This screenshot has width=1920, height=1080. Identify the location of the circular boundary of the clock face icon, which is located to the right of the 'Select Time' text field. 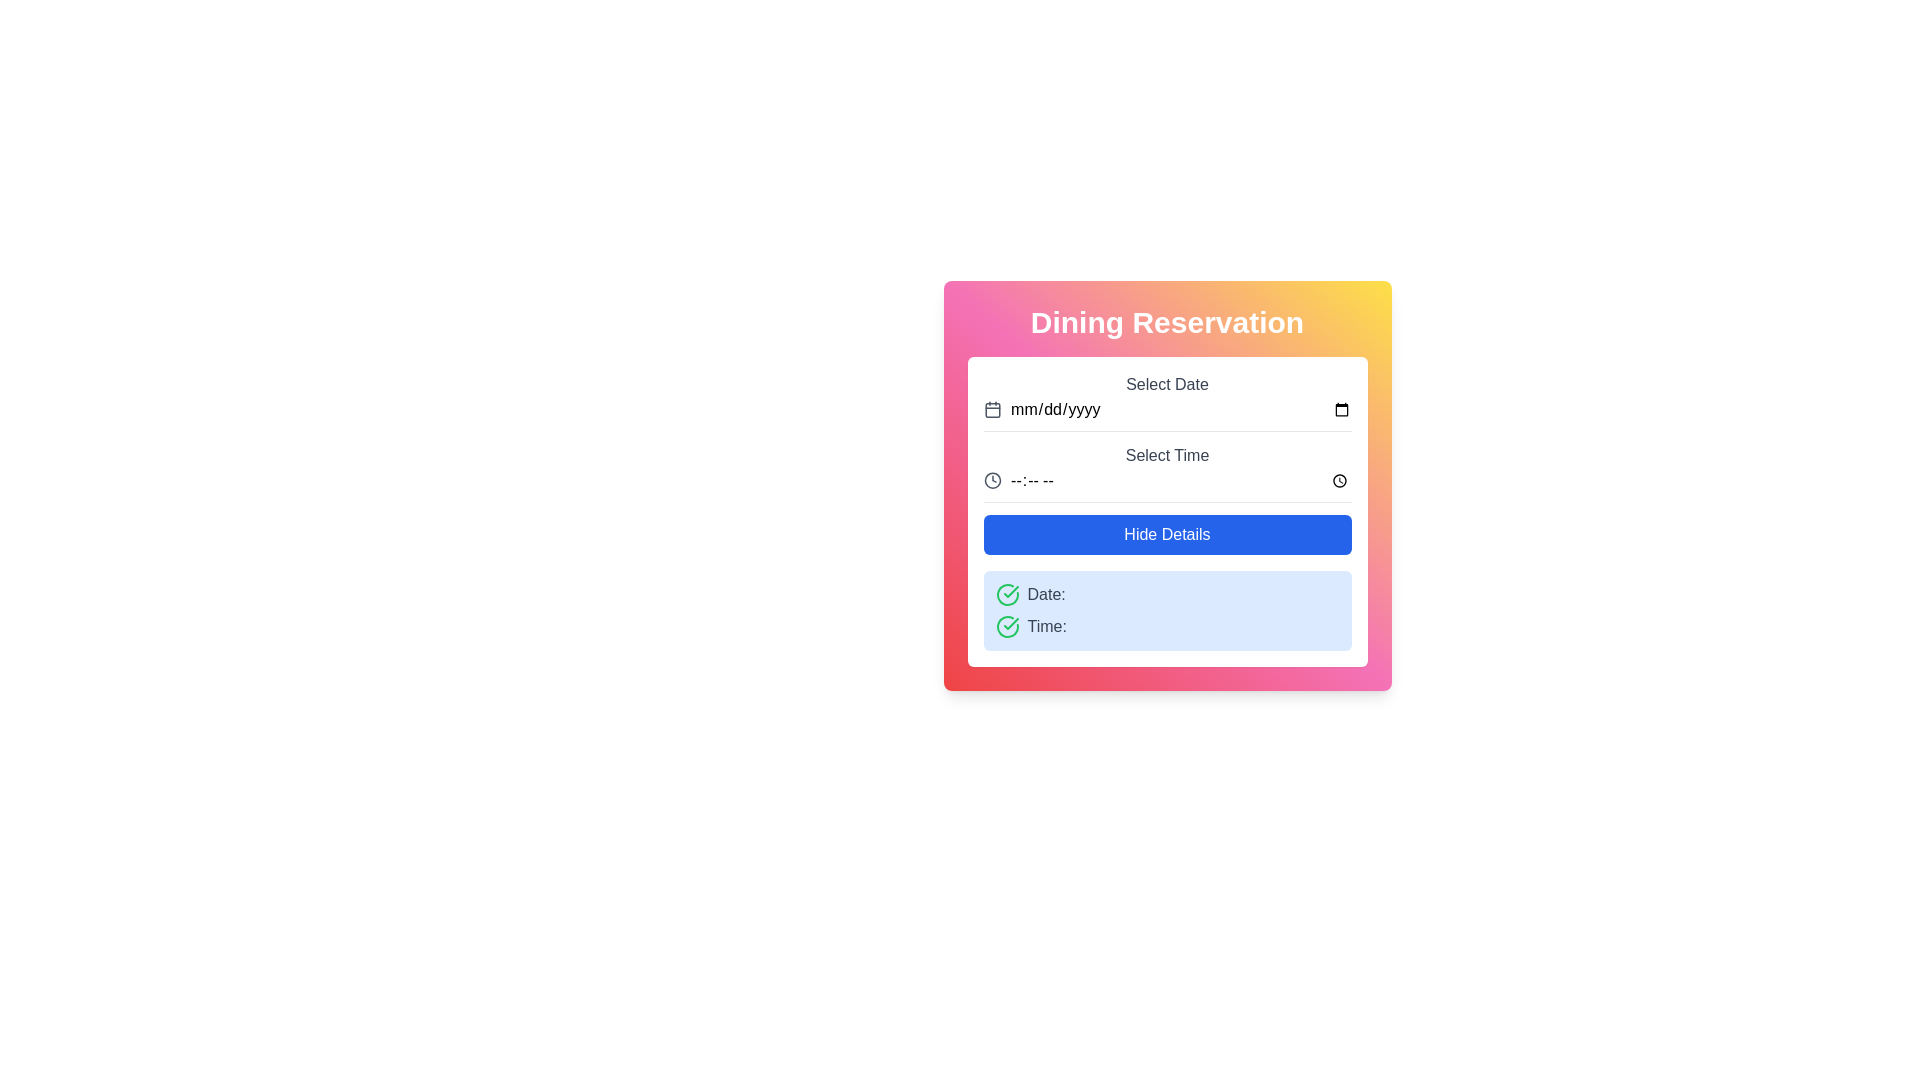
(992, 481).